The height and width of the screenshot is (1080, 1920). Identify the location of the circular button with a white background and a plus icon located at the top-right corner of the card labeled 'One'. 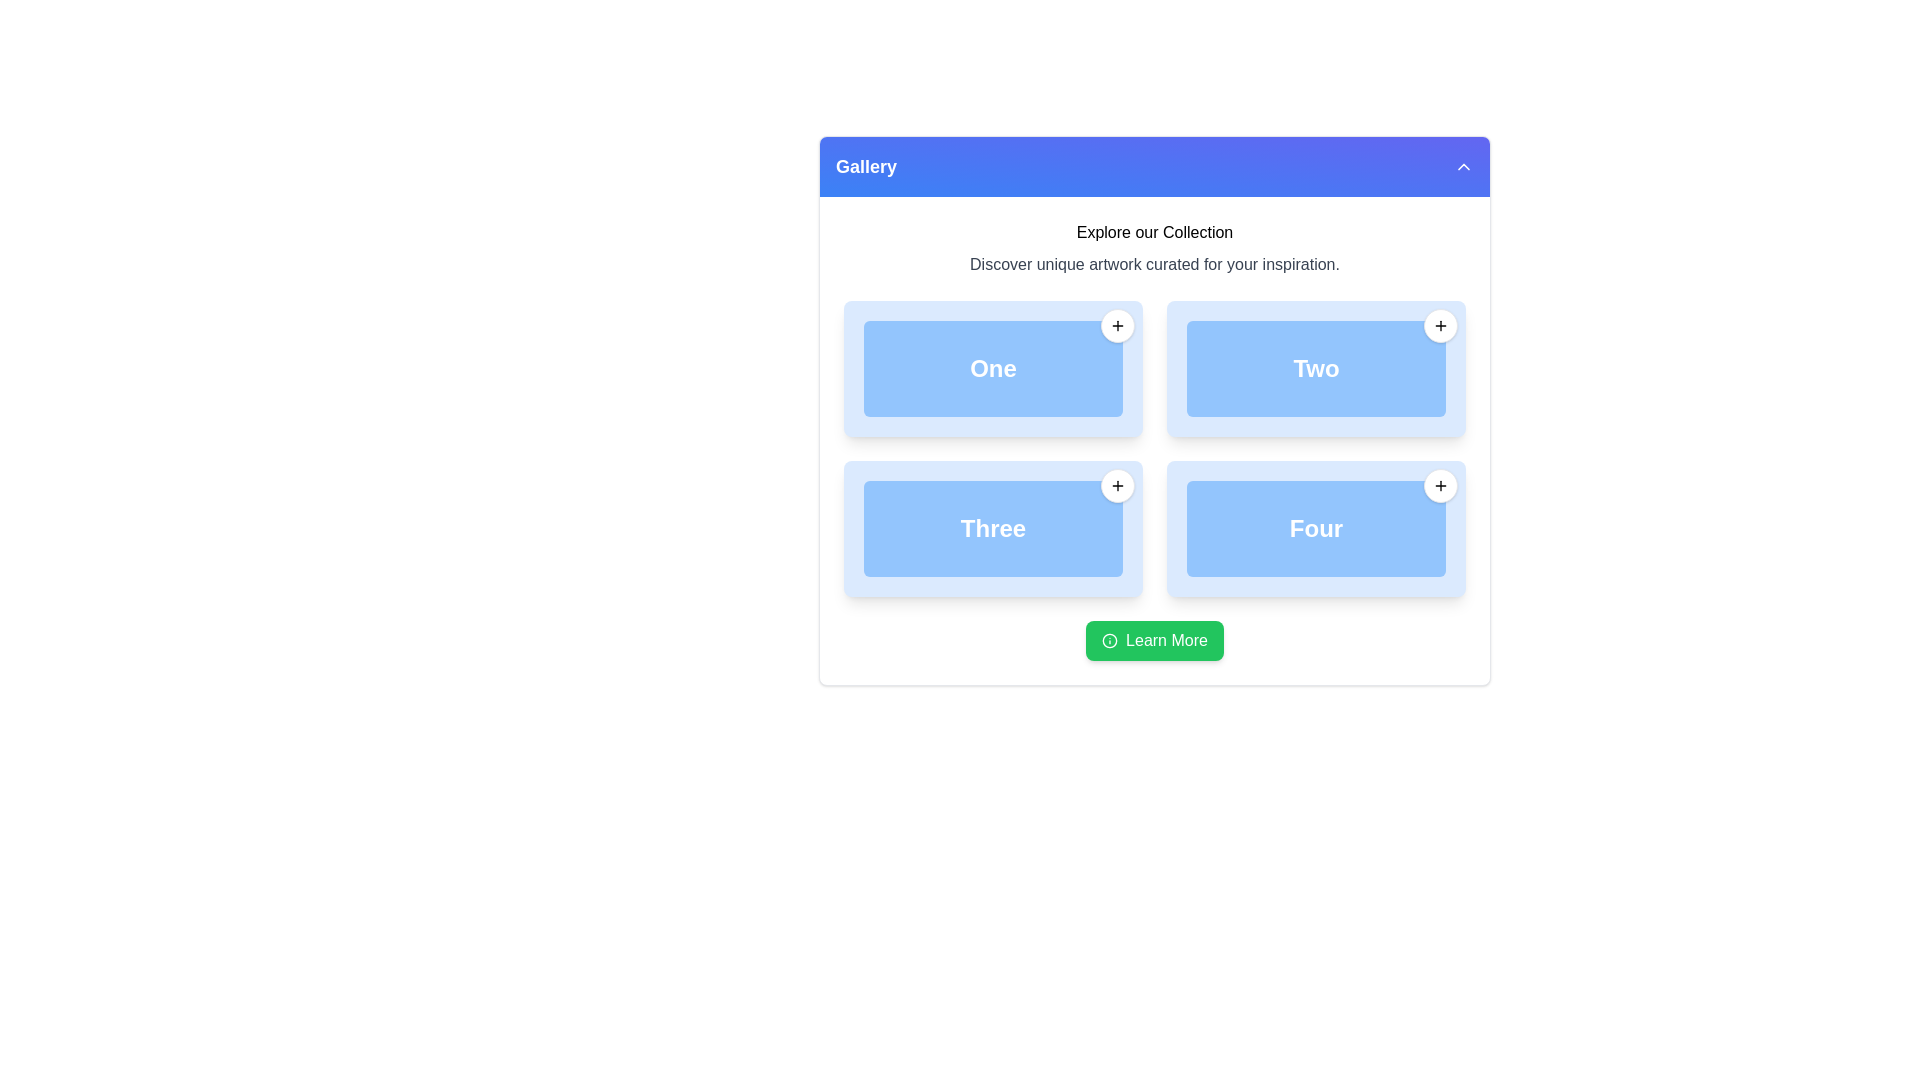
(1117, 325).